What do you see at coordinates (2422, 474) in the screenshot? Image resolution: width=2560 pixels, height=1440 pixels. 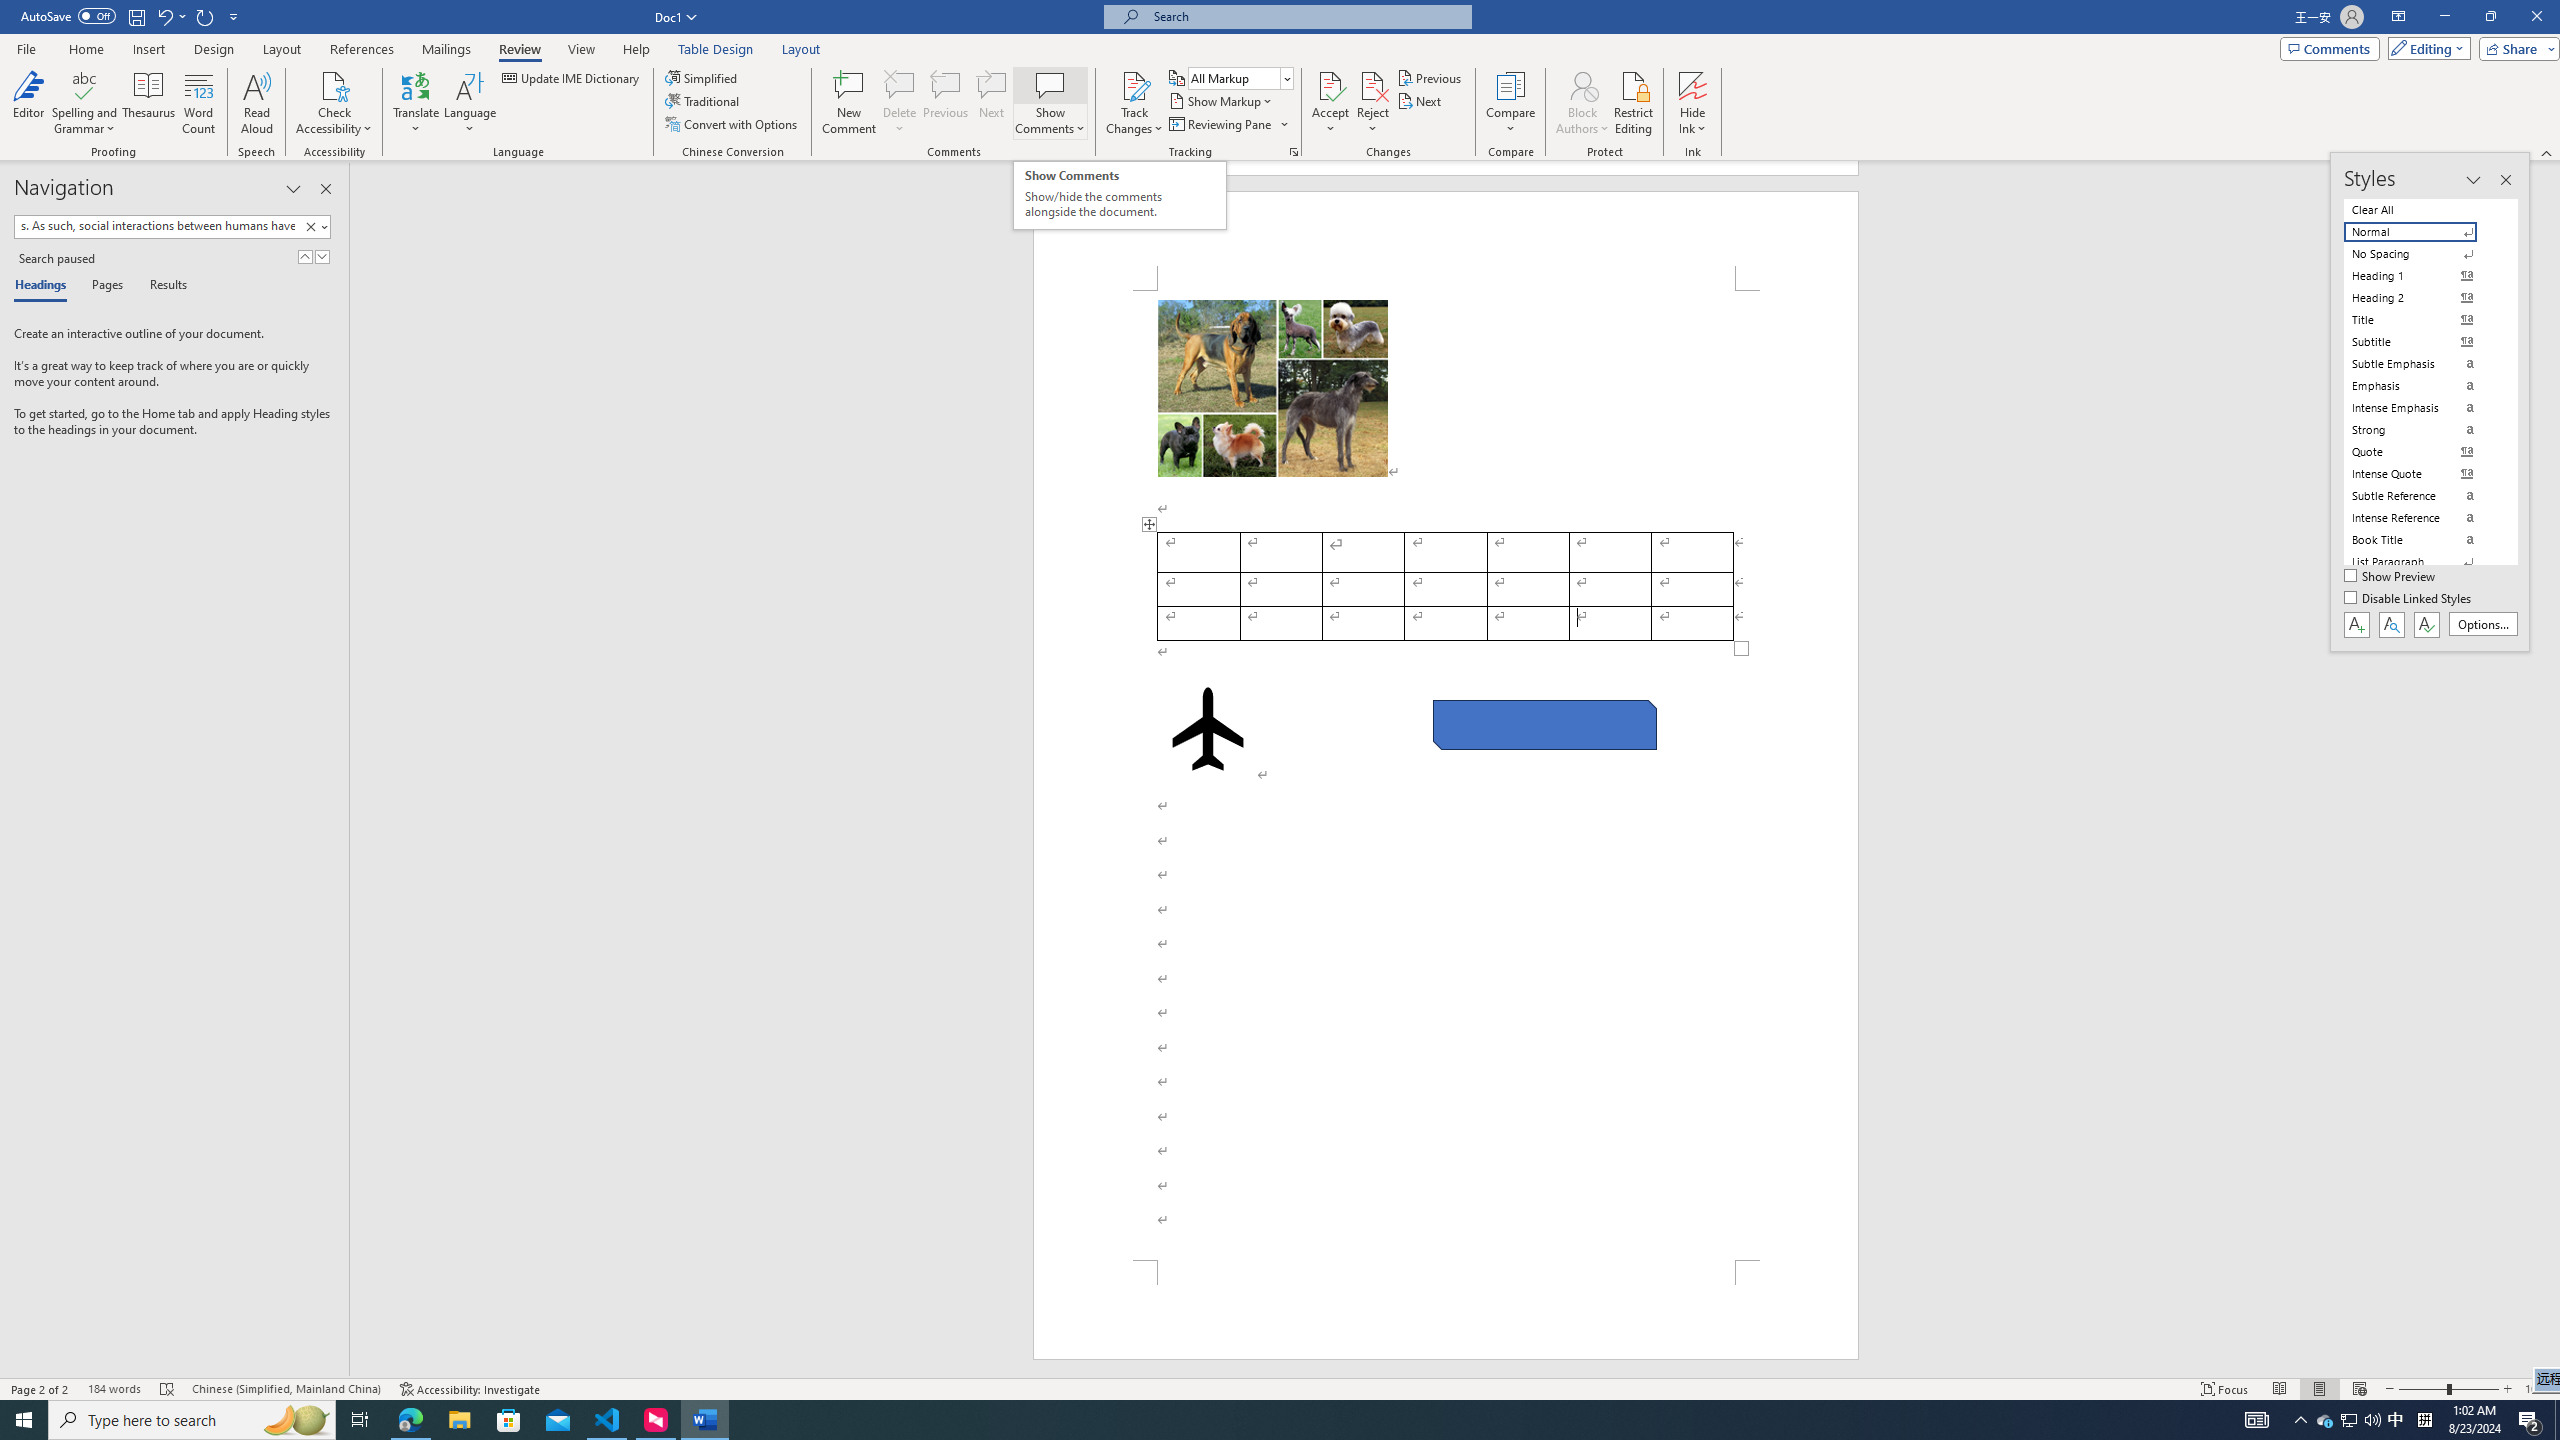 I see `'Intense Quote'` at bounding box center [2422, 474].